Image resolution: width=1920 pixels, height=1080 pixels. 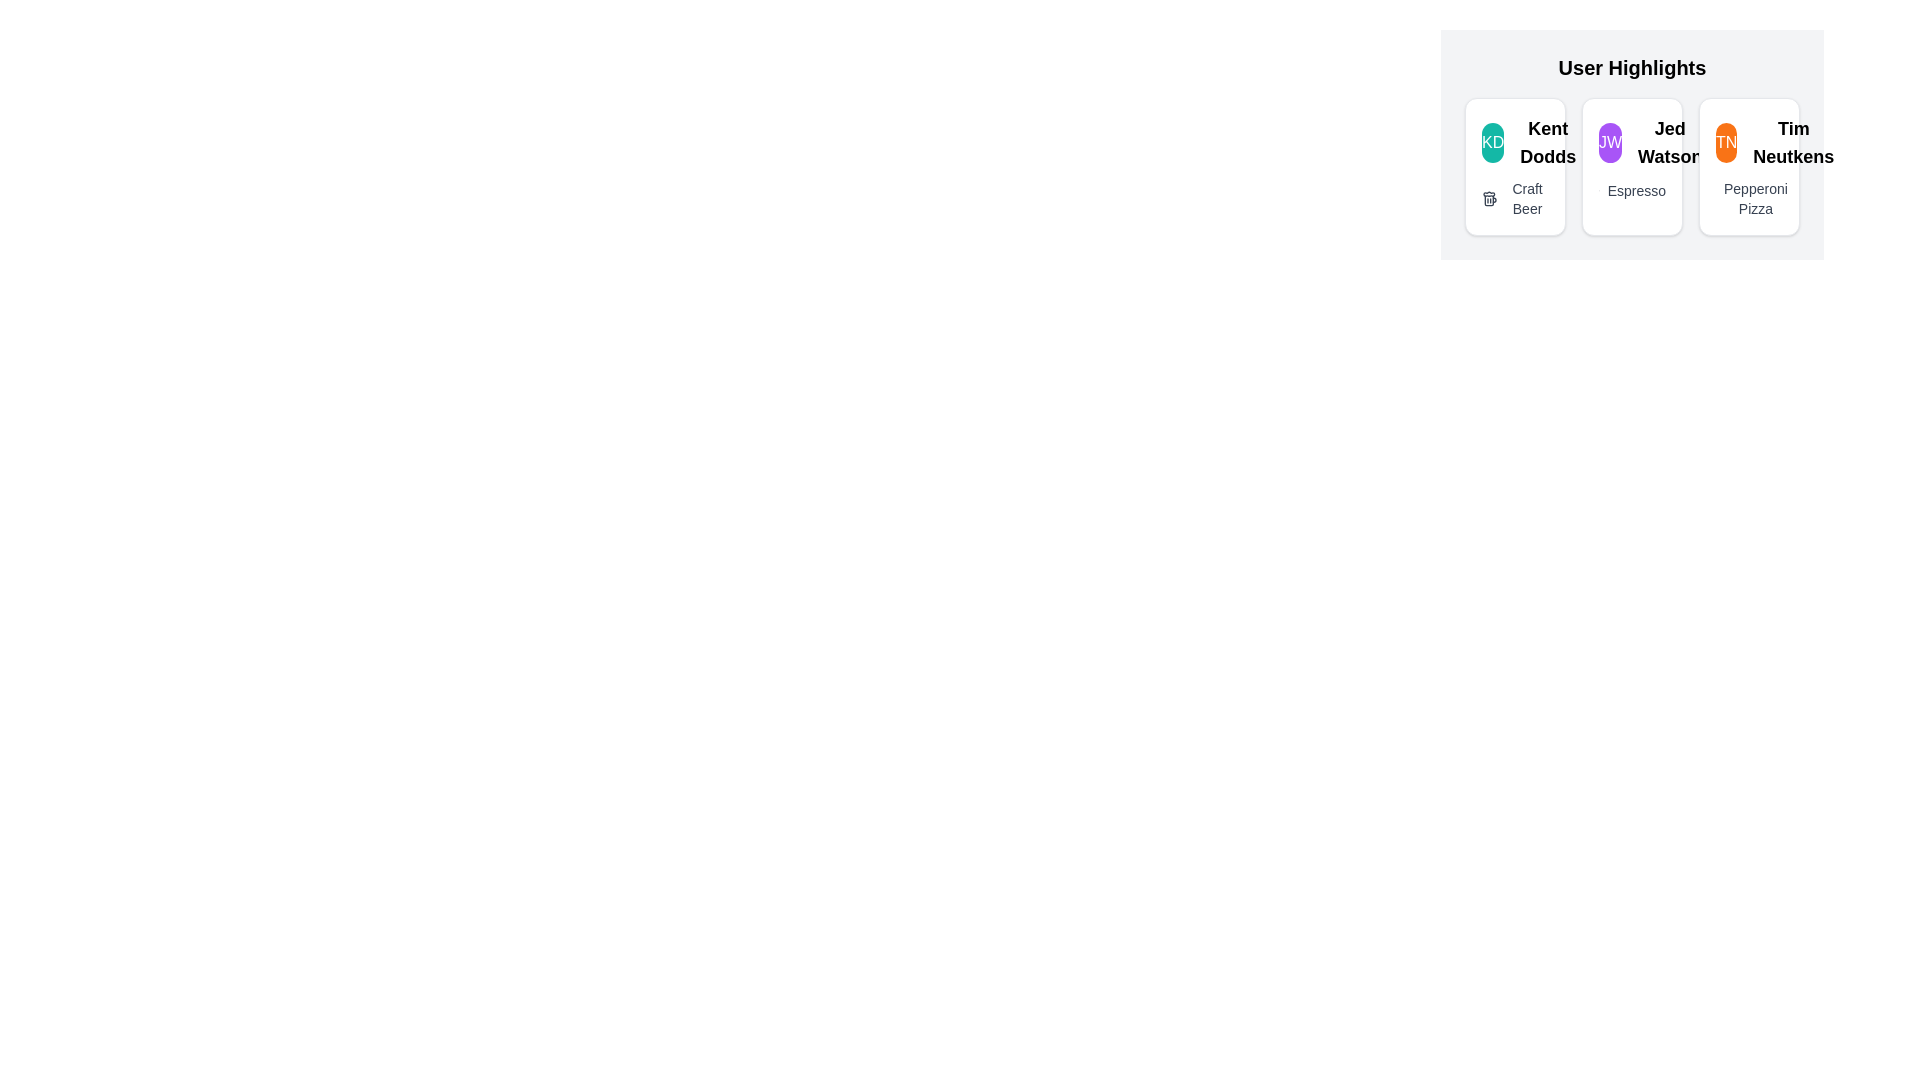 What do you see at coordinates (1632, 165) in the screenshot?
I see `the second Informative card in the grid under the 'User Highlights' section, which provides a visual summary representing an individual` at bounding box center [1632, 165].